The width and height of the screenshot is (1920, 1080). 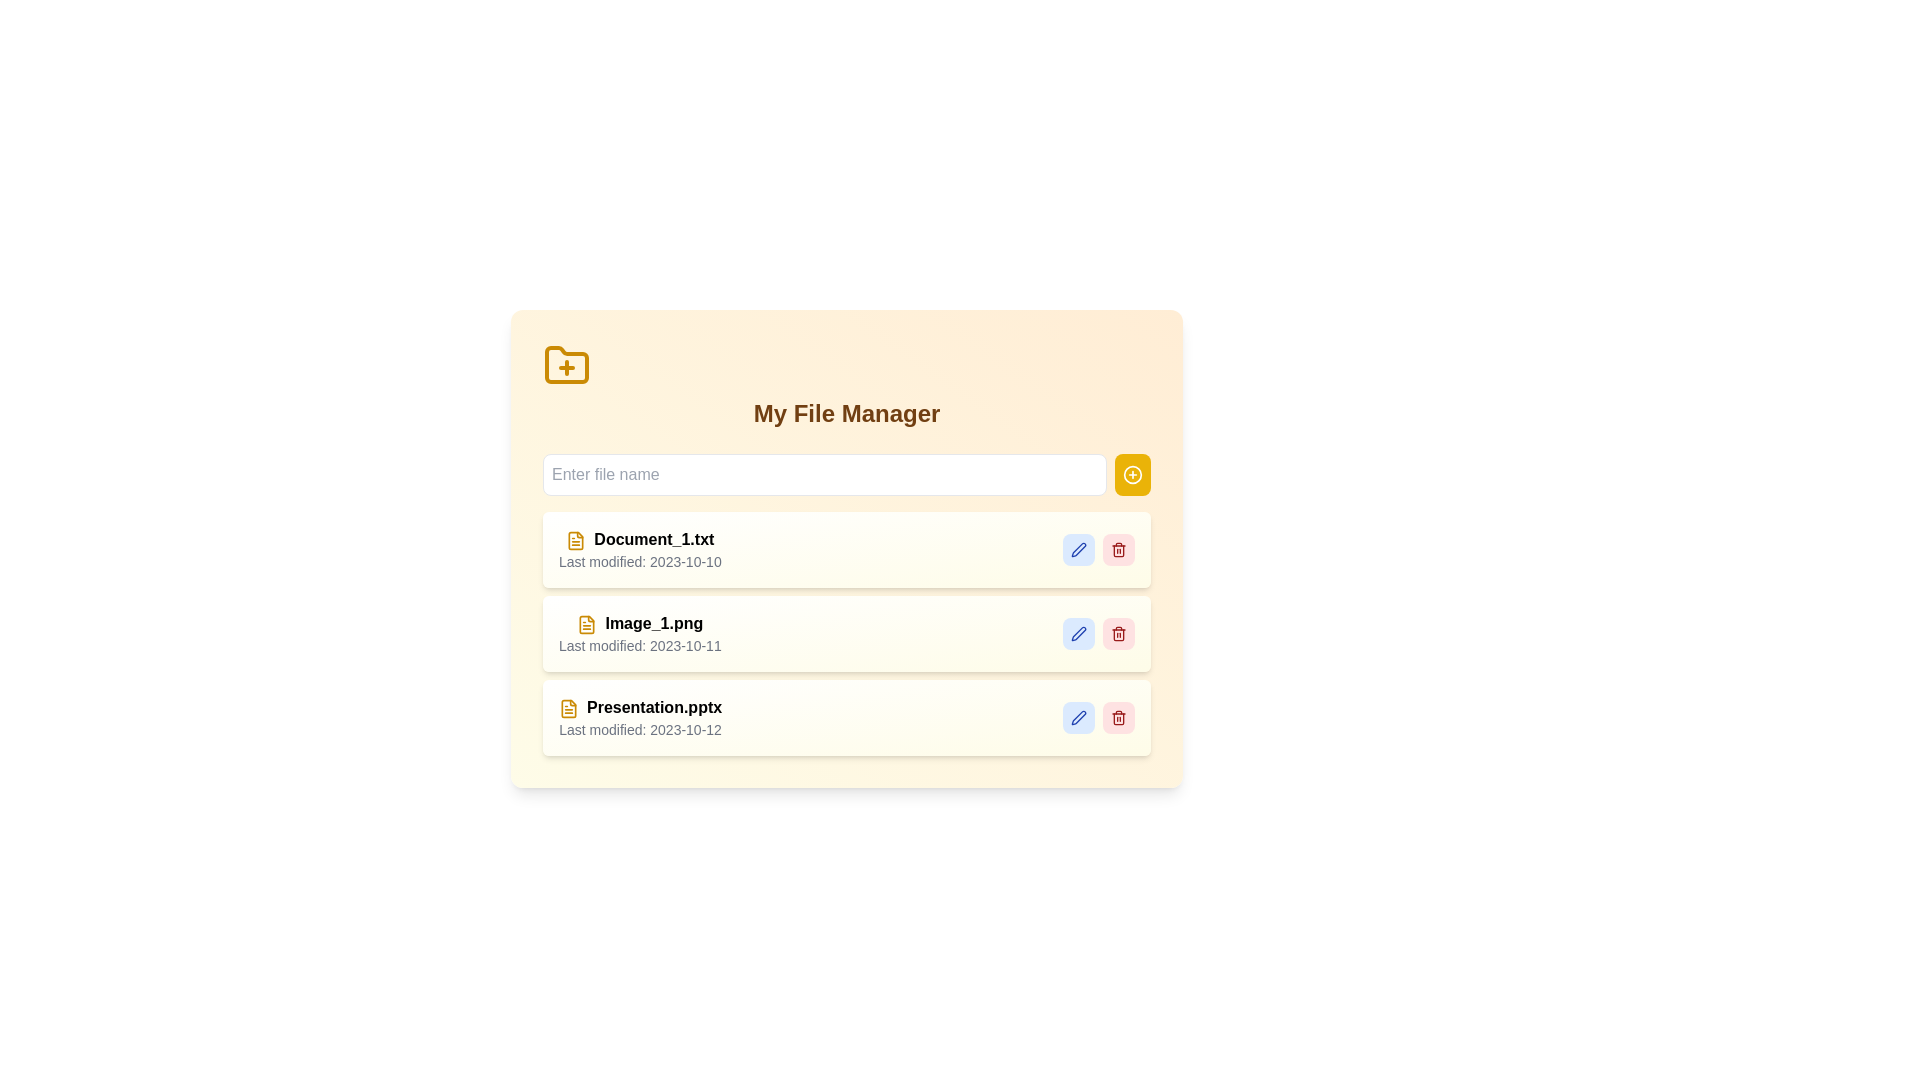 What do you see at coordinates (568, 707) in the screenshot?
I see `the bright yellow document file icon located at the beginning of the 'Presentation.pptx' row` at bounding box center [568, 707].